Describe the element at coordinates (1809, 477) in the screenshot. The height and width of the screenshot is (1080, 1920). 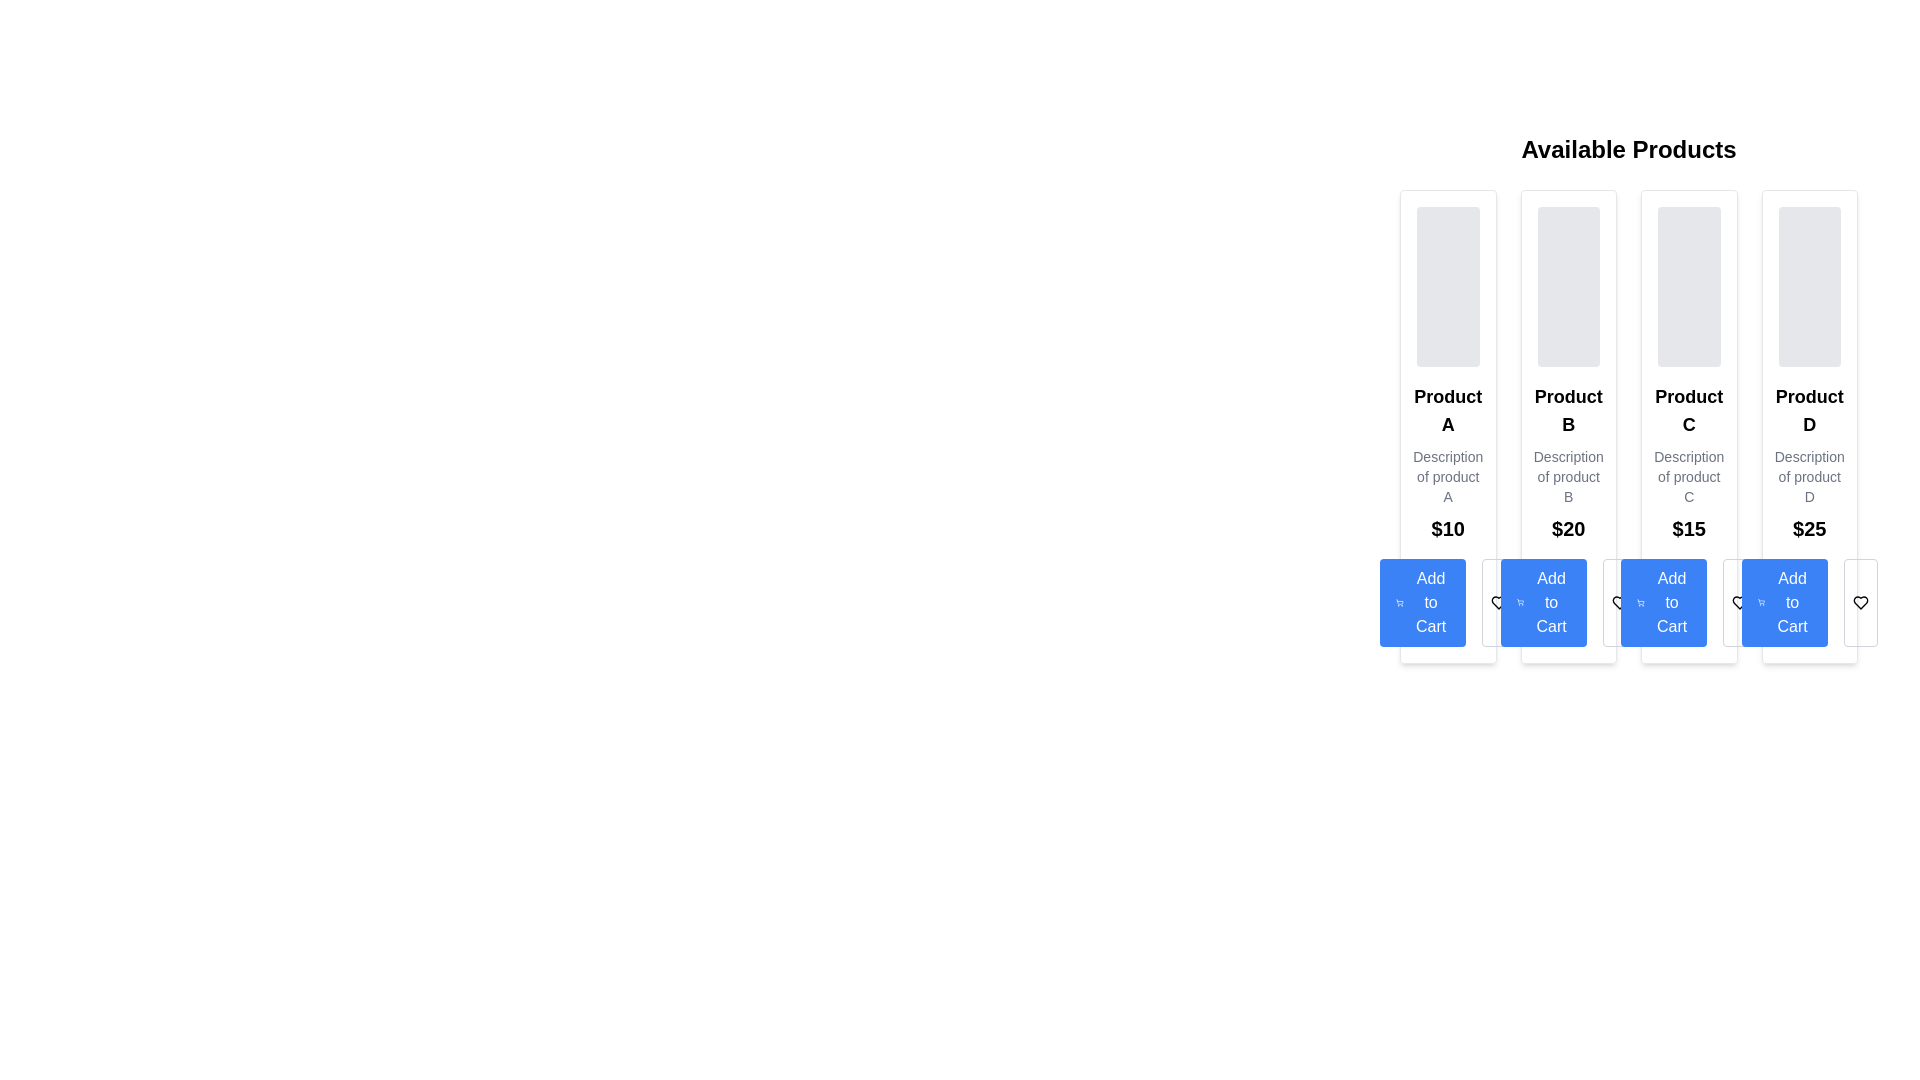
I see `the text label displaying 'Description of product D', which is styled in gray and located under the heading 'Product D'` at that location.